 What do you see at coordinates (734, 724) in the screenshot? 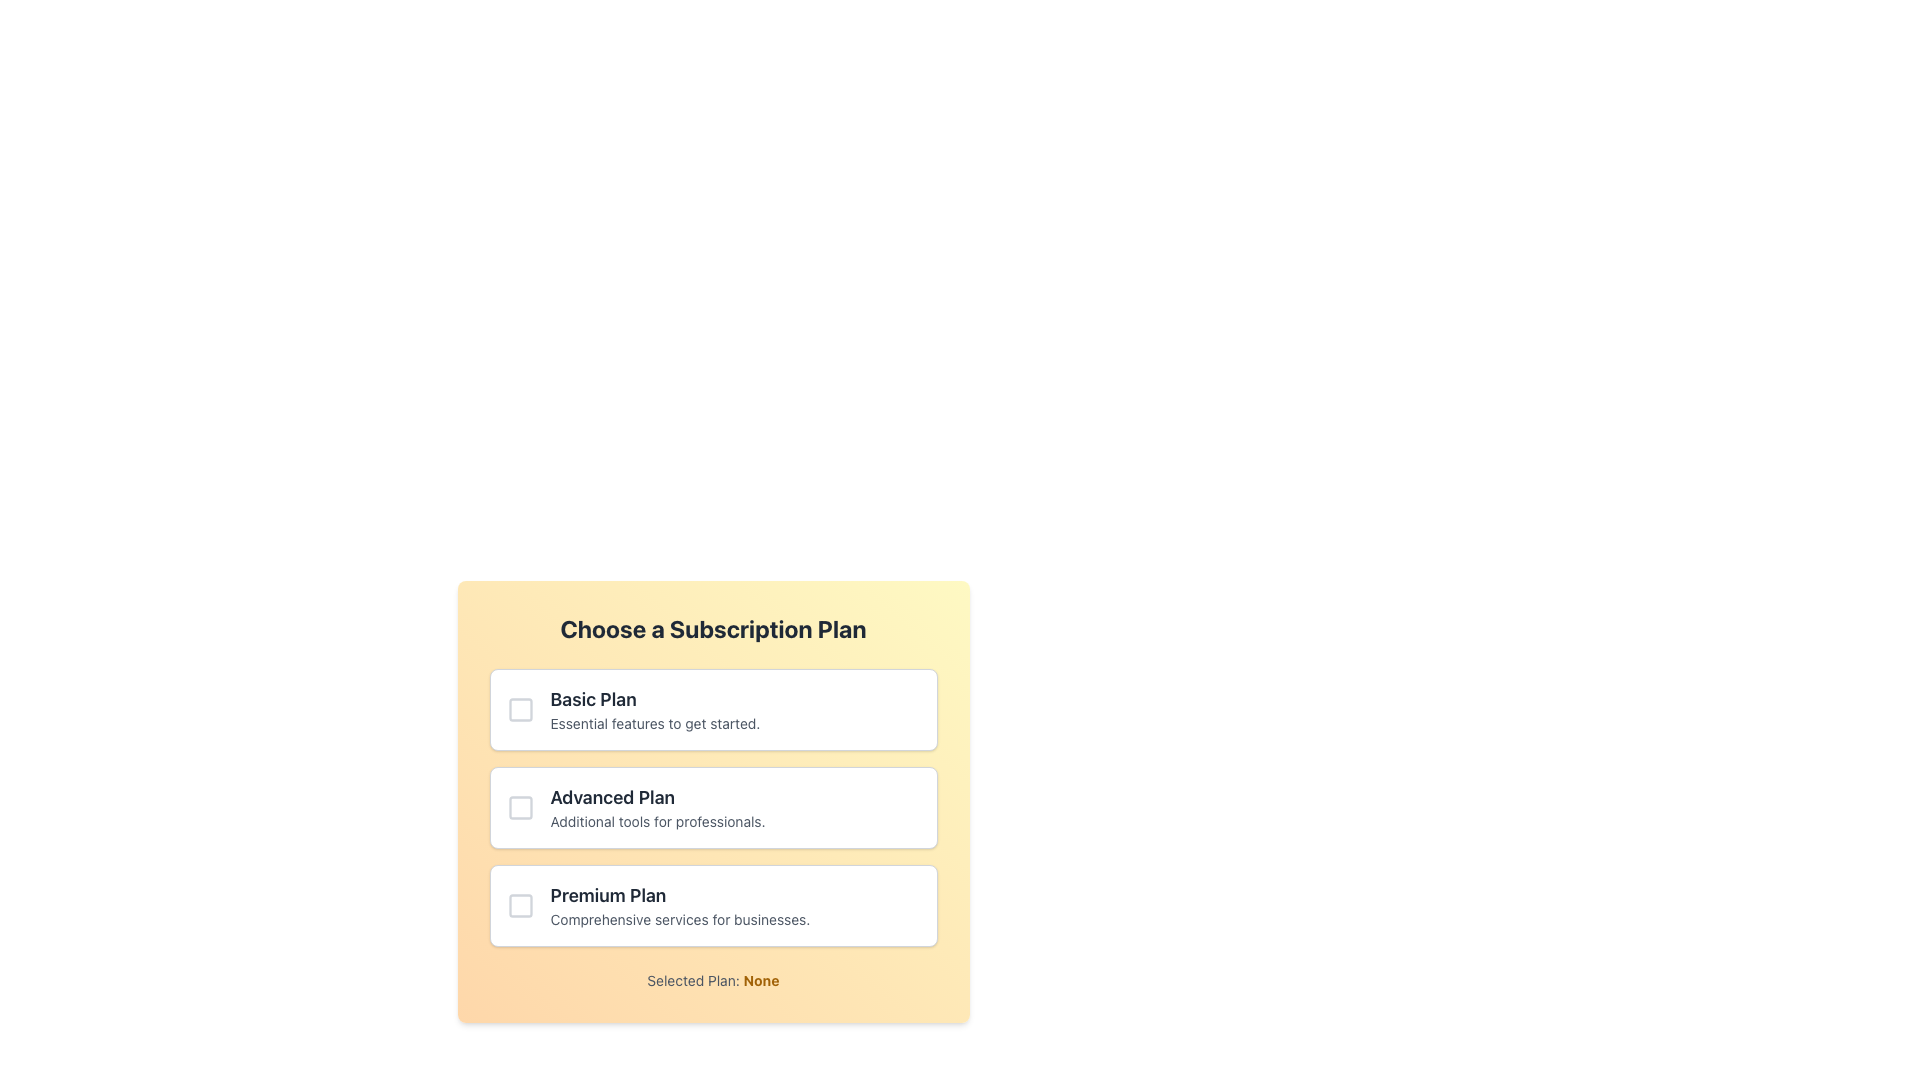
I see `the informational Text Label that describes the 'Basic Plan' subscription option, located below the 'Basic Plan' title in the subscription selection card` at bounding box center [734, 724].